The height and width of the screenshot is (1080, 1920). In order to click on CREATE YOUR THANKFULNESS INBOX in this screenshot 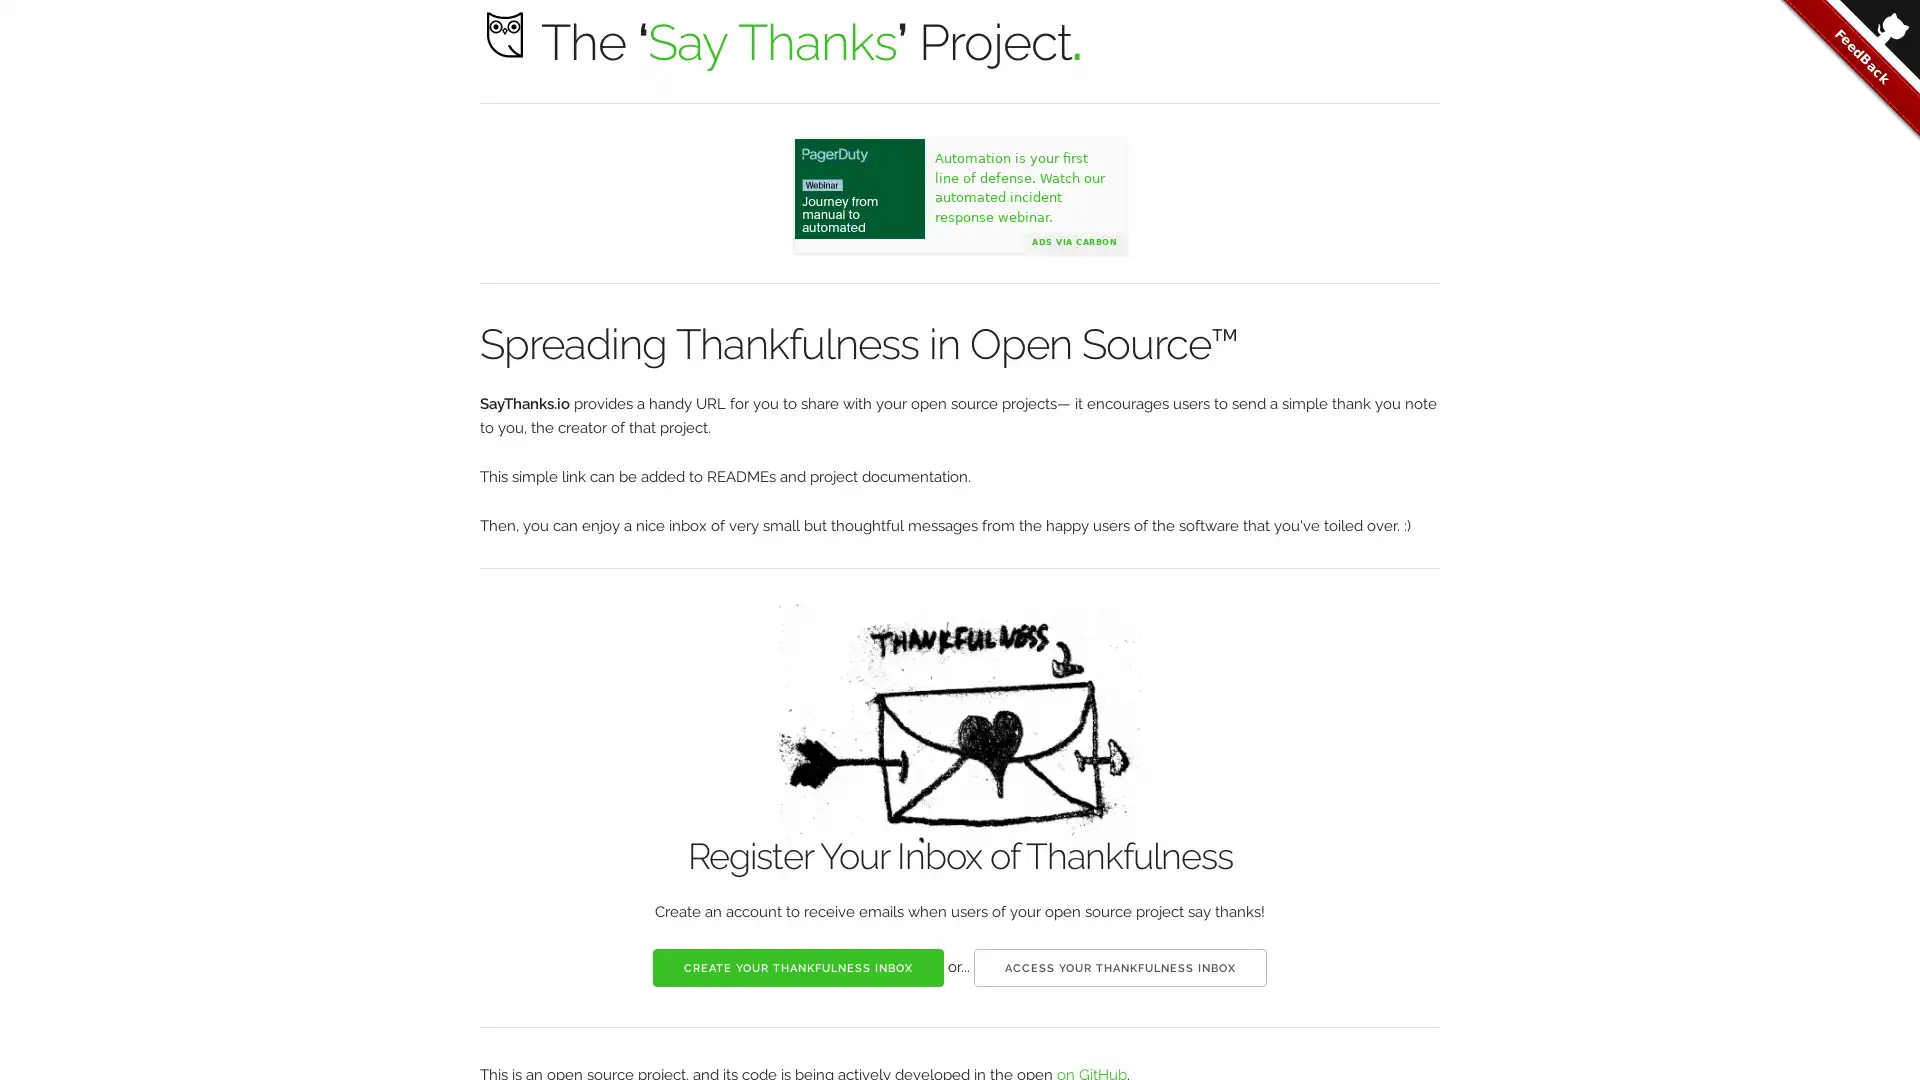, I will do `click(797, 966)`.